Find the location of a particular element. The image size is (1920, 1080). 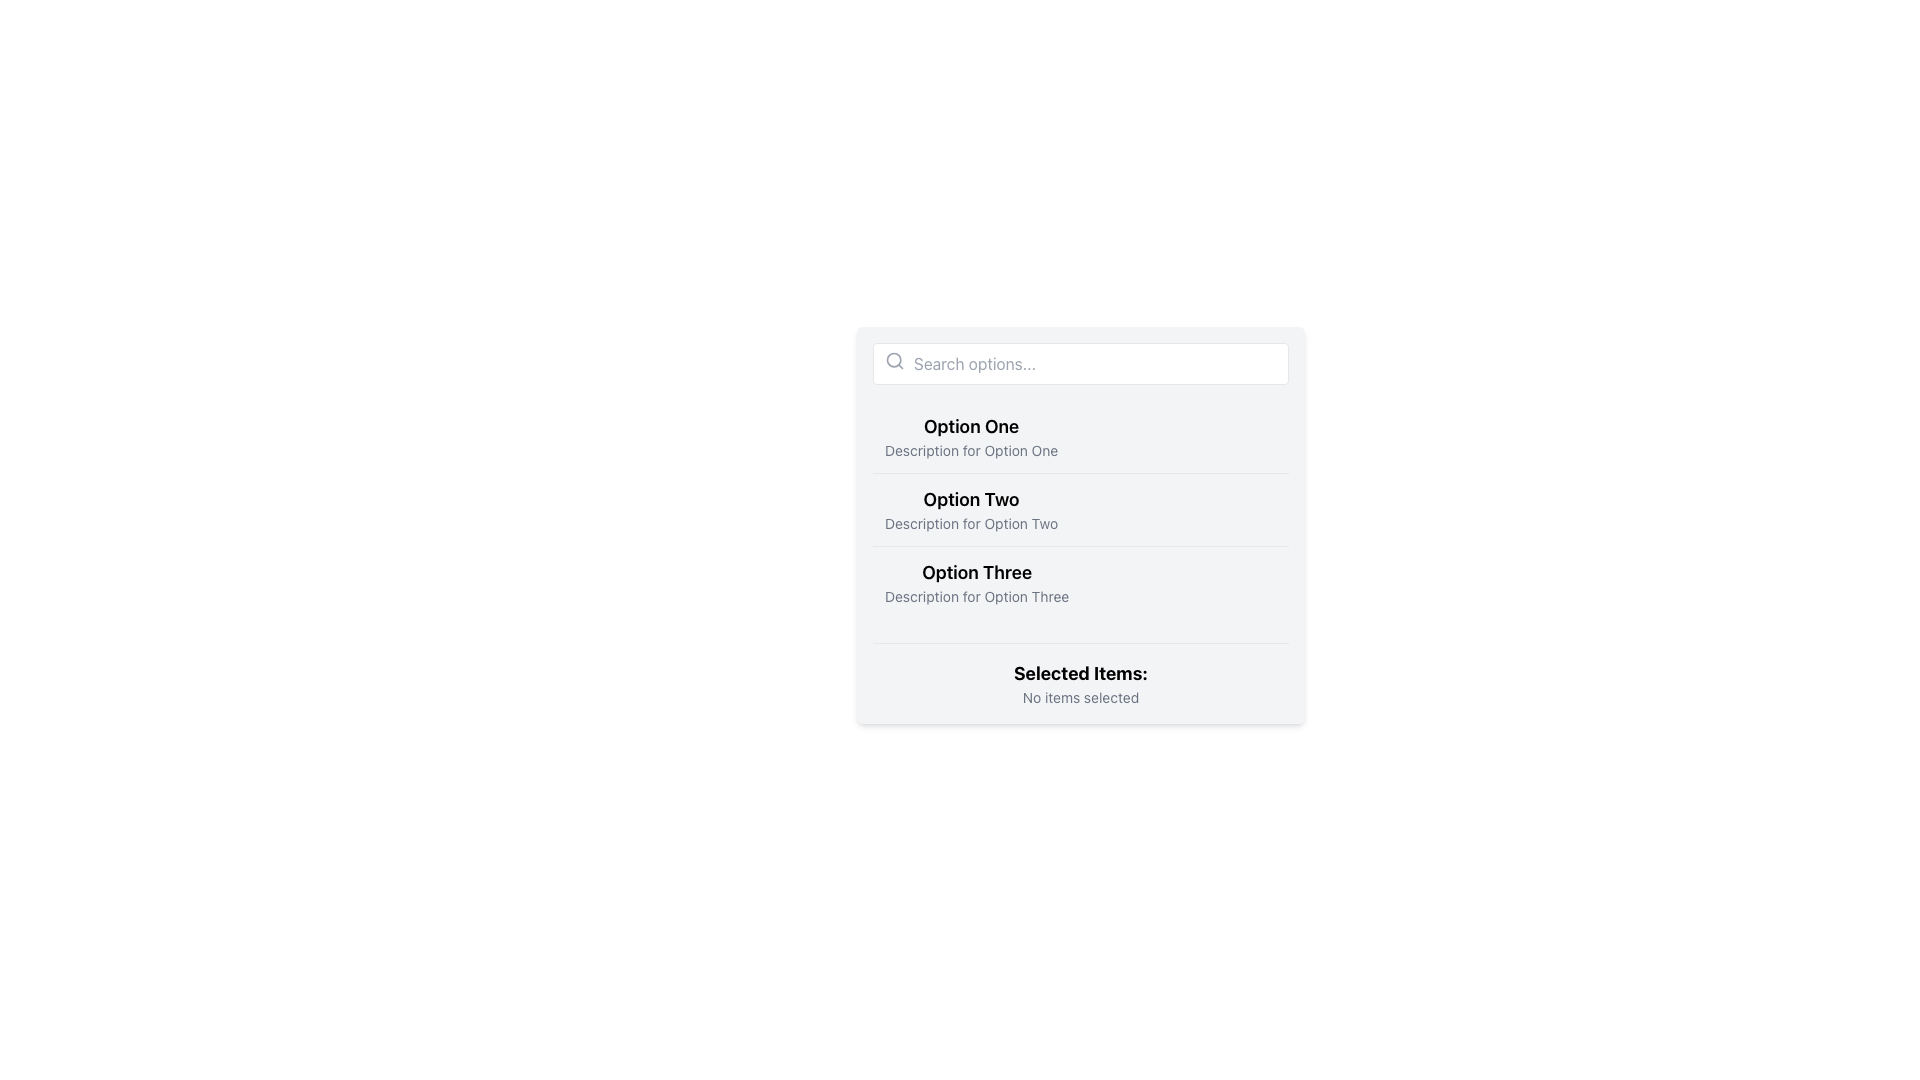

the second item in the selectable list is located at coordinates (1079, 508).